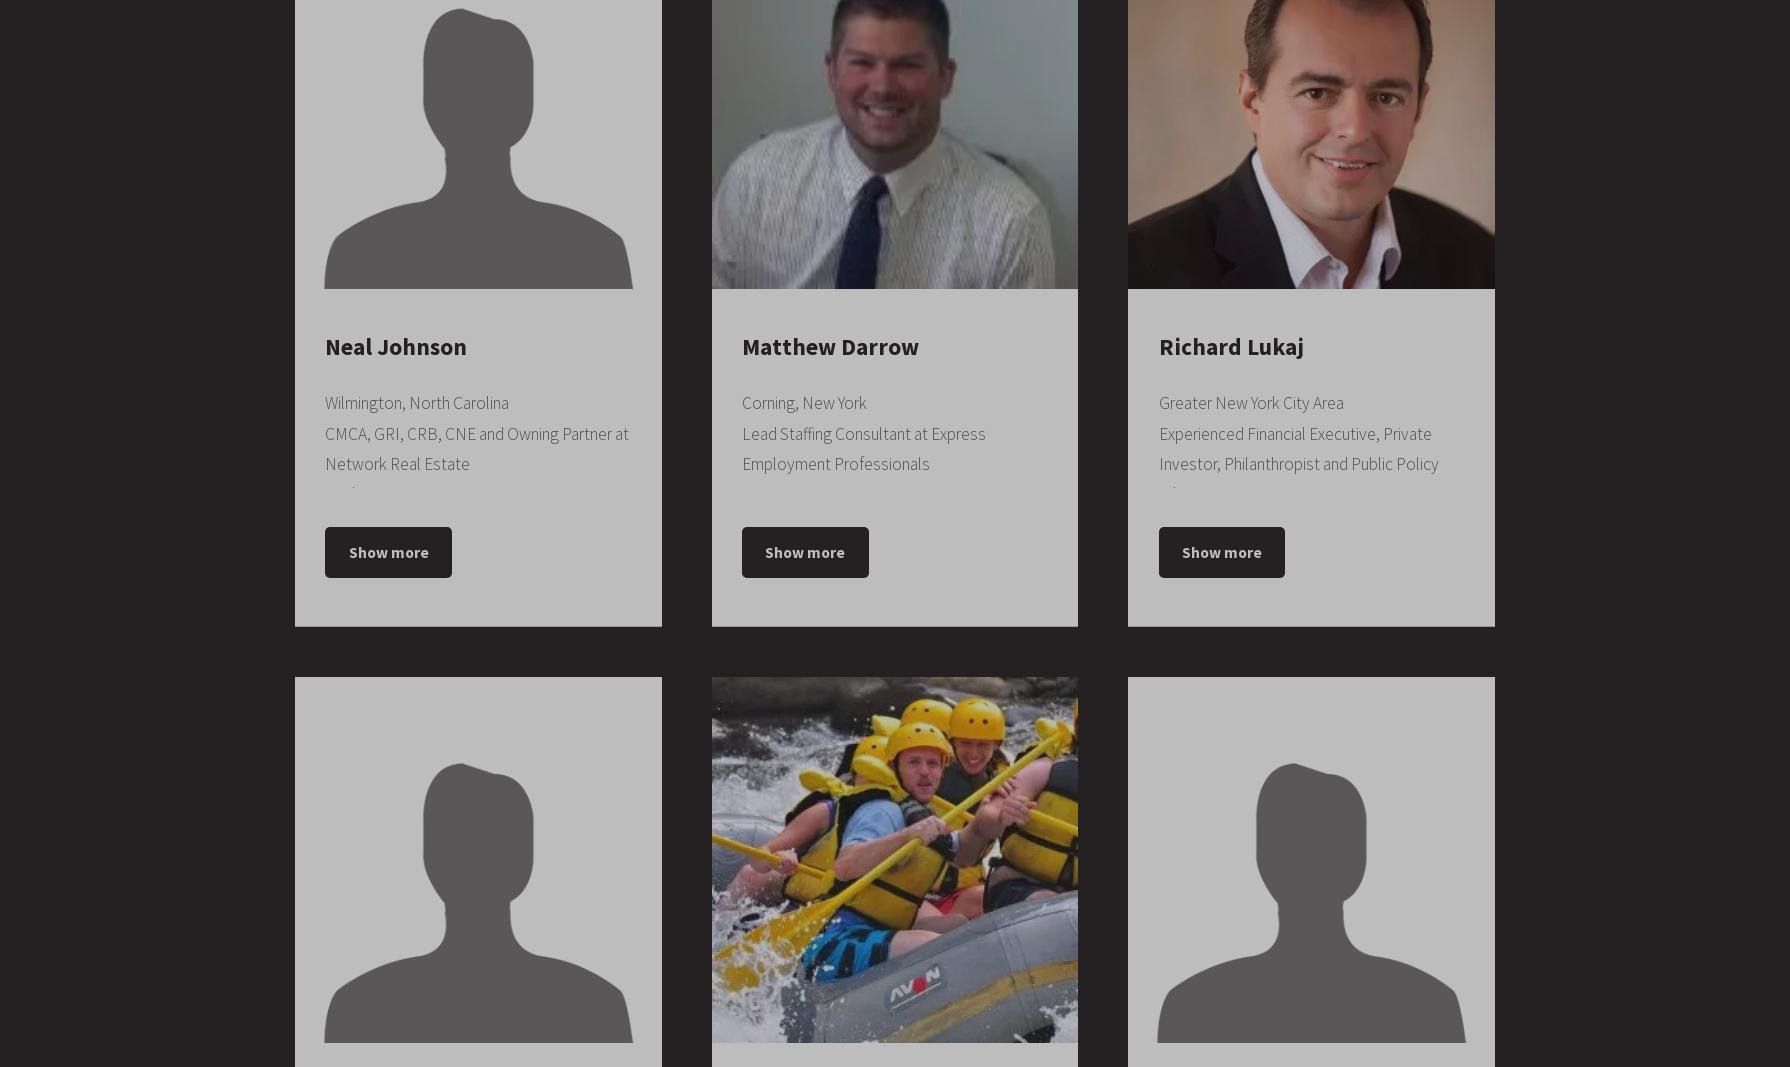 The height and width of the screenshot is (1067, 1790). Describe the element at coordinates (417, 402) in the screenshot. I see `'Wilmington, North Carolina'` at that location.